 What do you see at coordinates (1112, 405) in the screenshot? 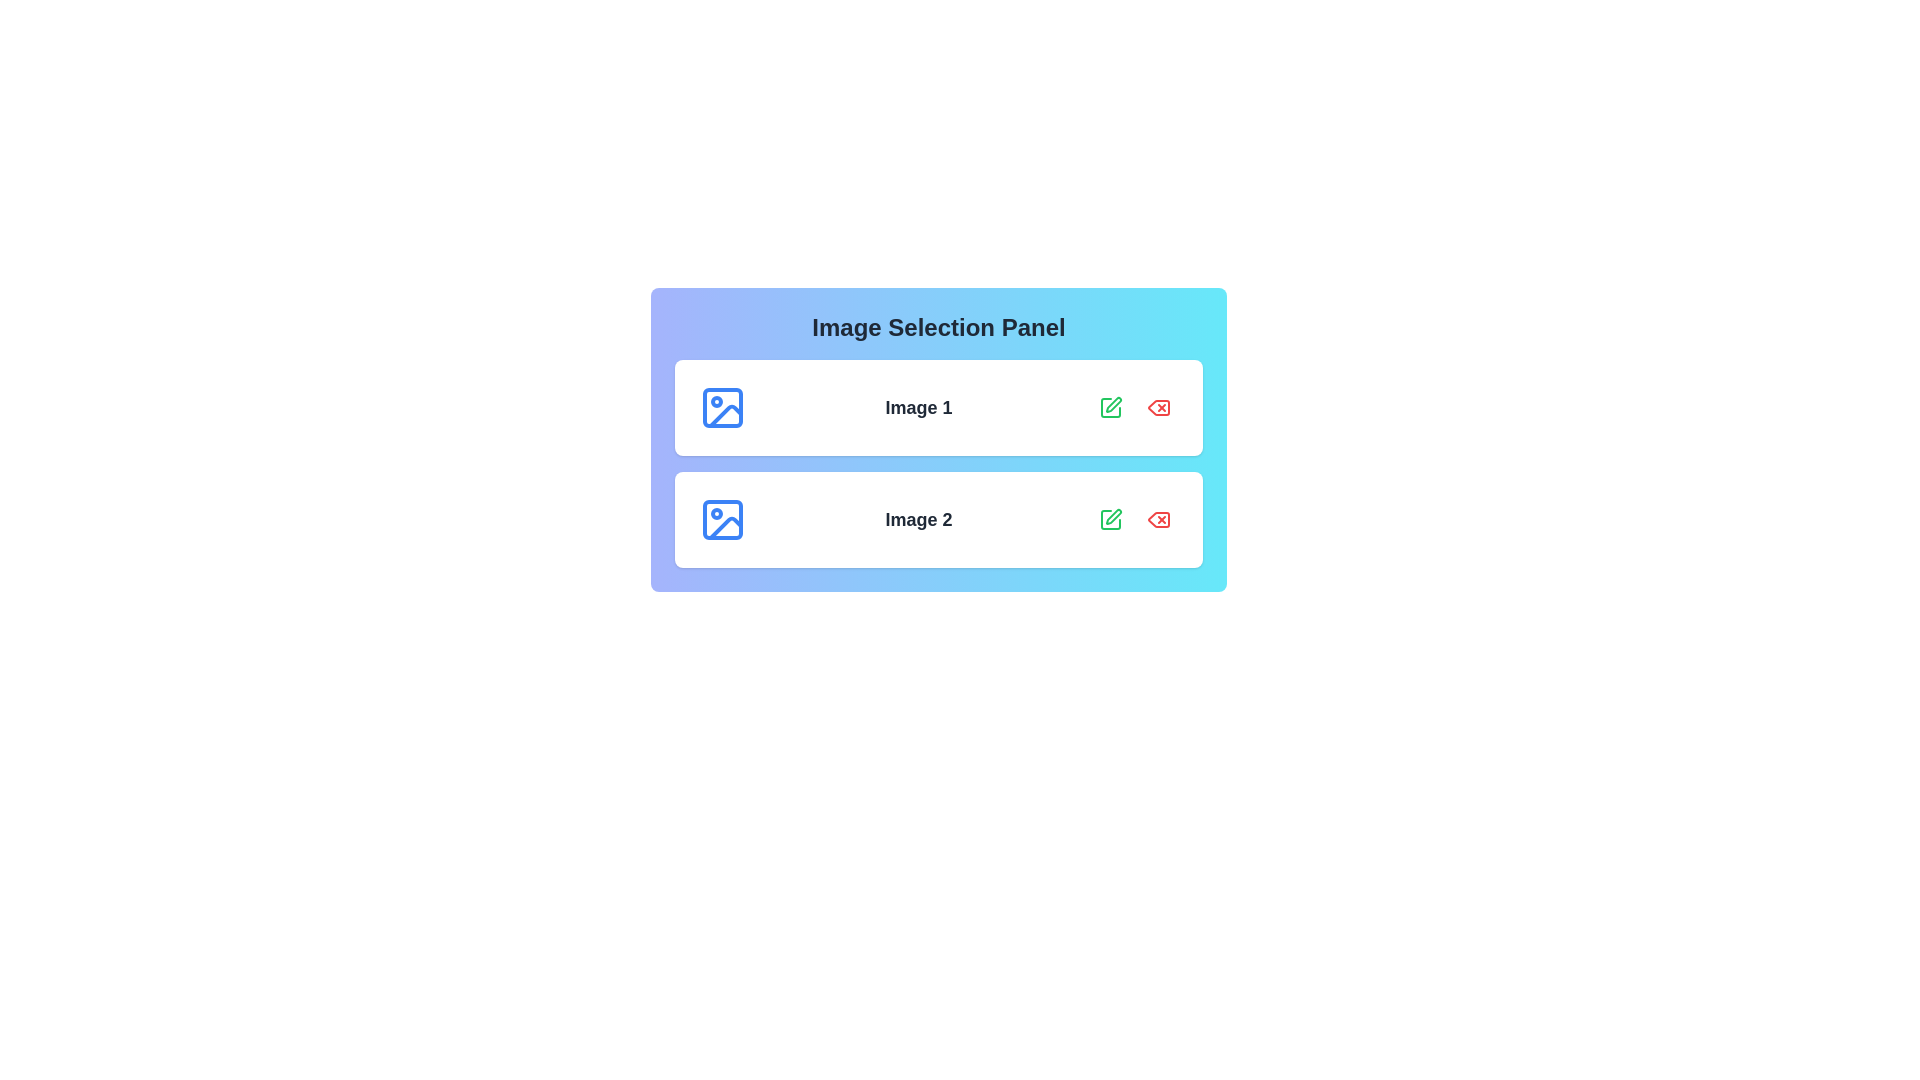
I see `the green-stroked pencil icon button on the right-most side of the 'Image 1' row in the 'Image Selection Panel' to initiate an edit action` at bounding box center [1112, 405].